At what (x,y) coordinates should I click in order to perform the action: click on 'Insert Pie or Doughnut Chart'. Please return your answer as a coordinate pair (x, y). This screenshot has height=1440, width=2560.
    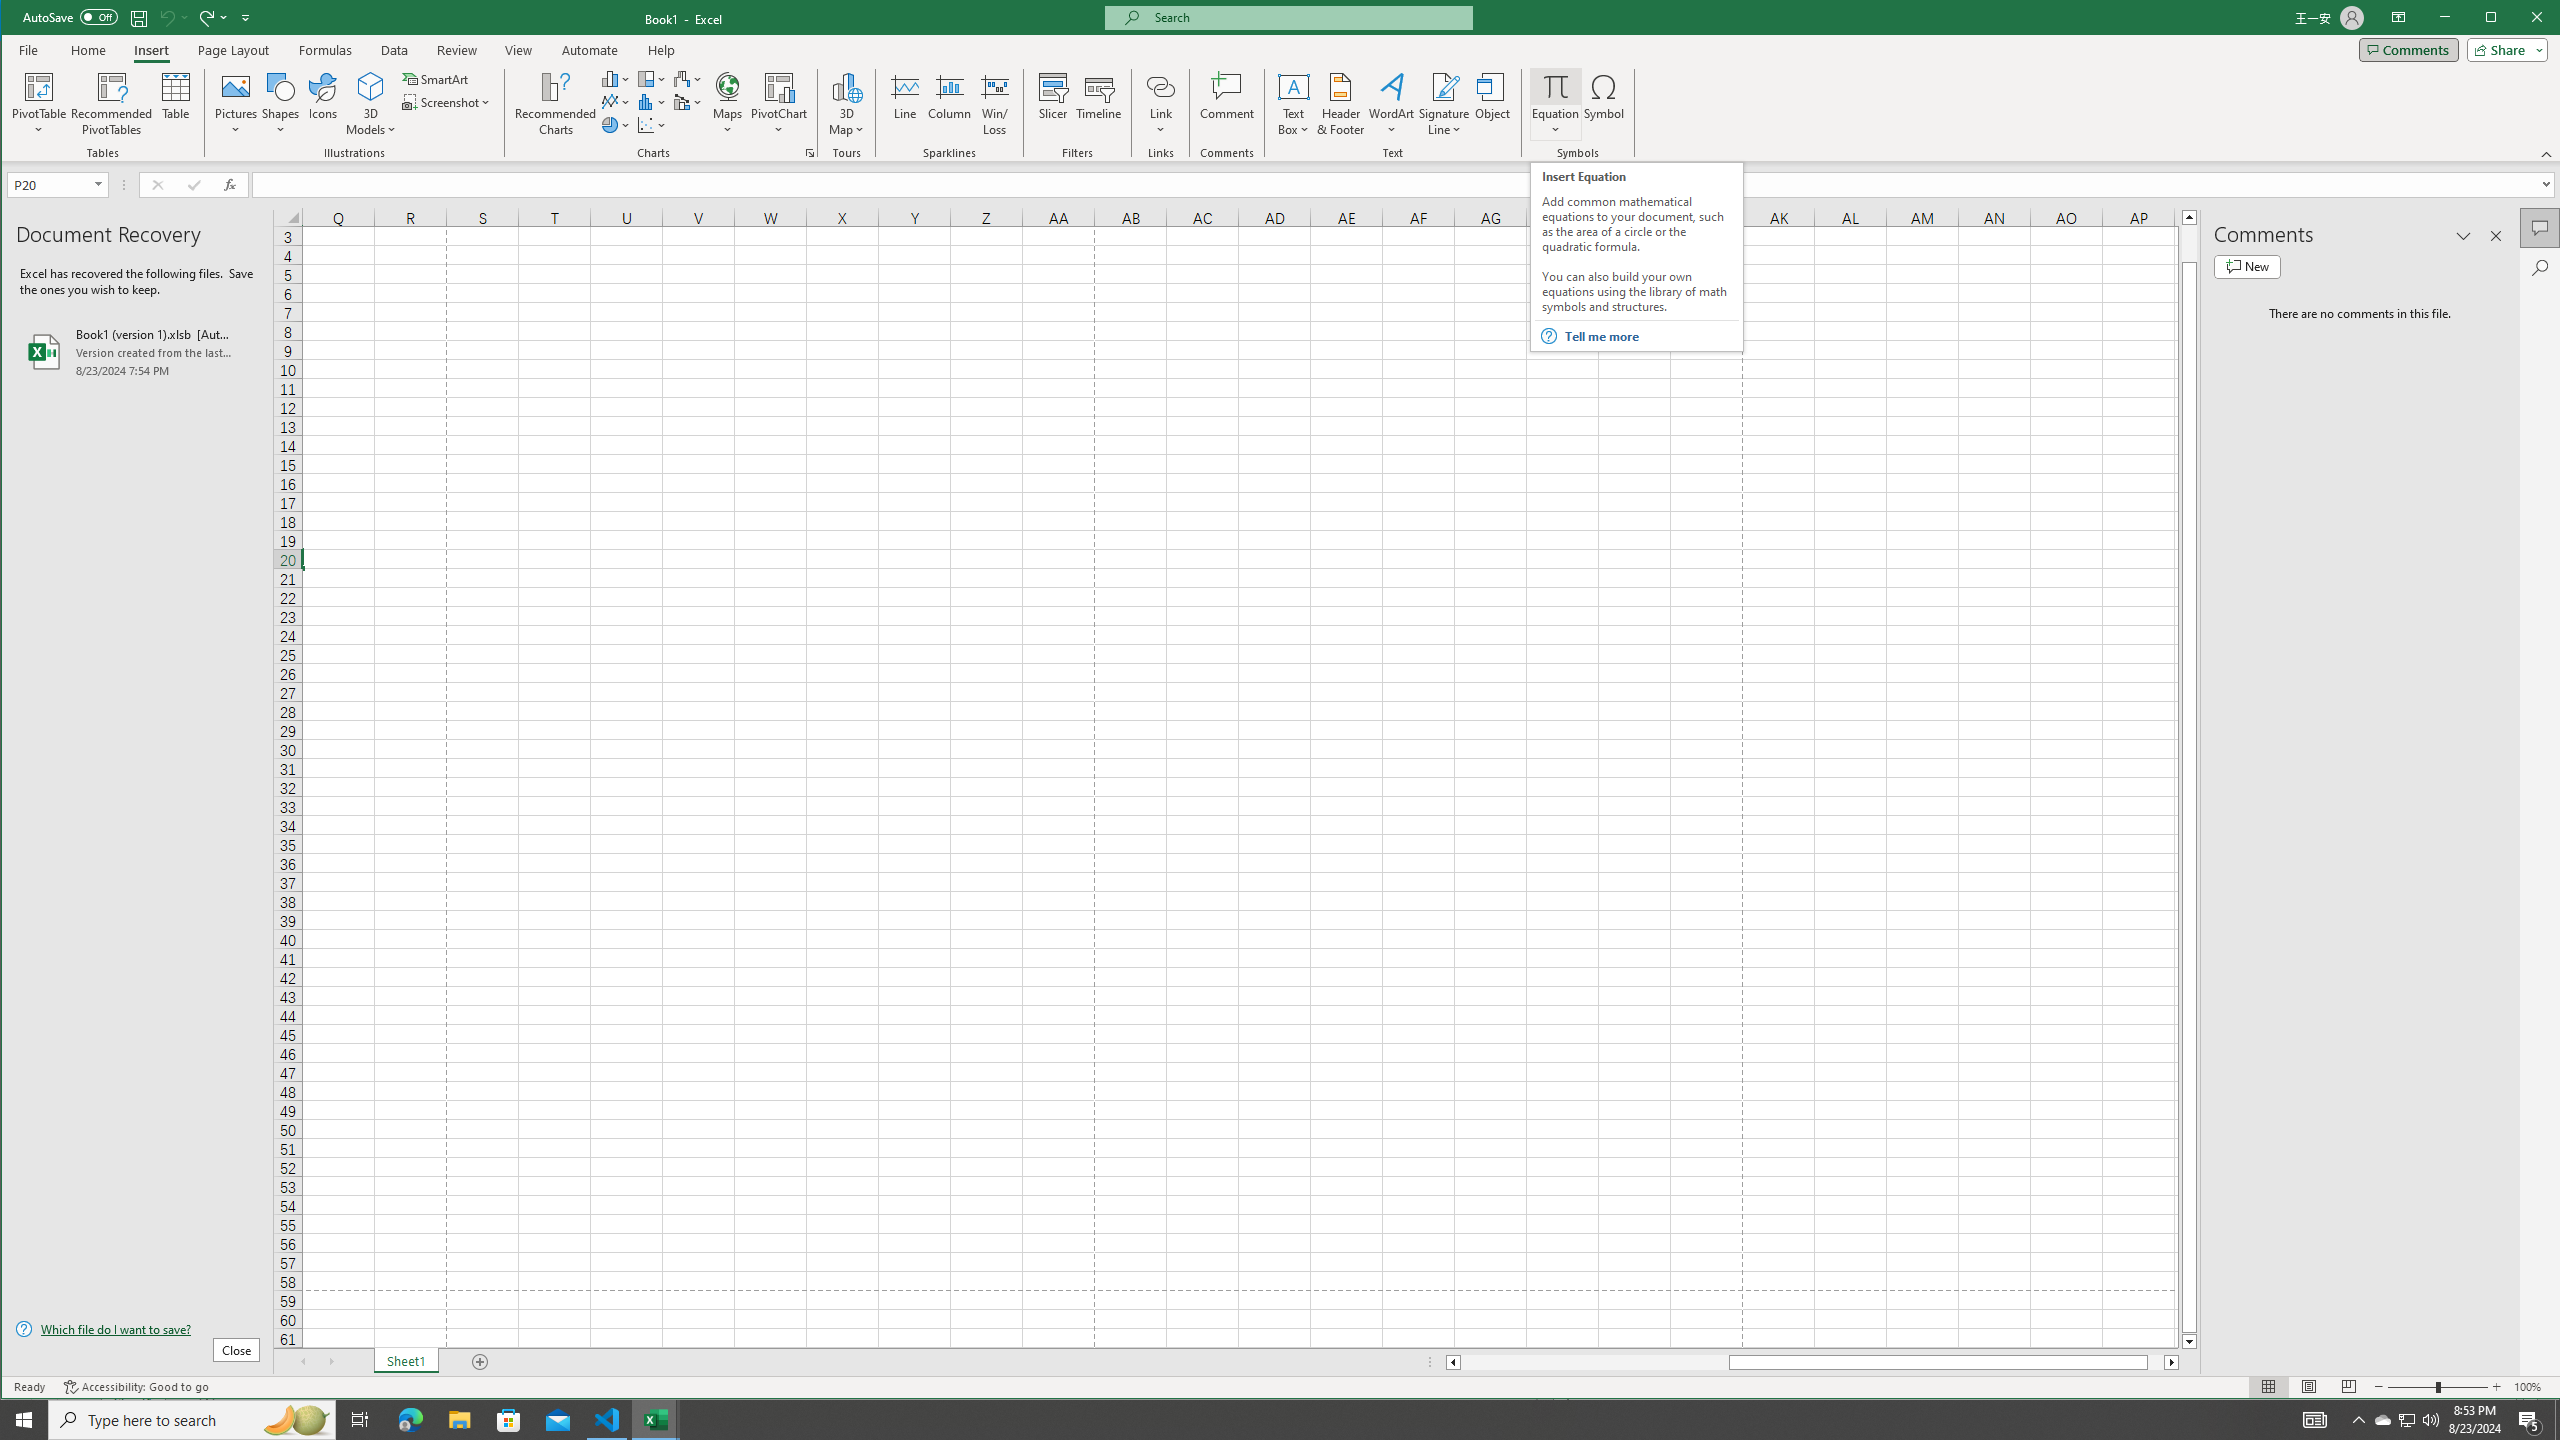
    Looking at the image, I should click on (615, 125).